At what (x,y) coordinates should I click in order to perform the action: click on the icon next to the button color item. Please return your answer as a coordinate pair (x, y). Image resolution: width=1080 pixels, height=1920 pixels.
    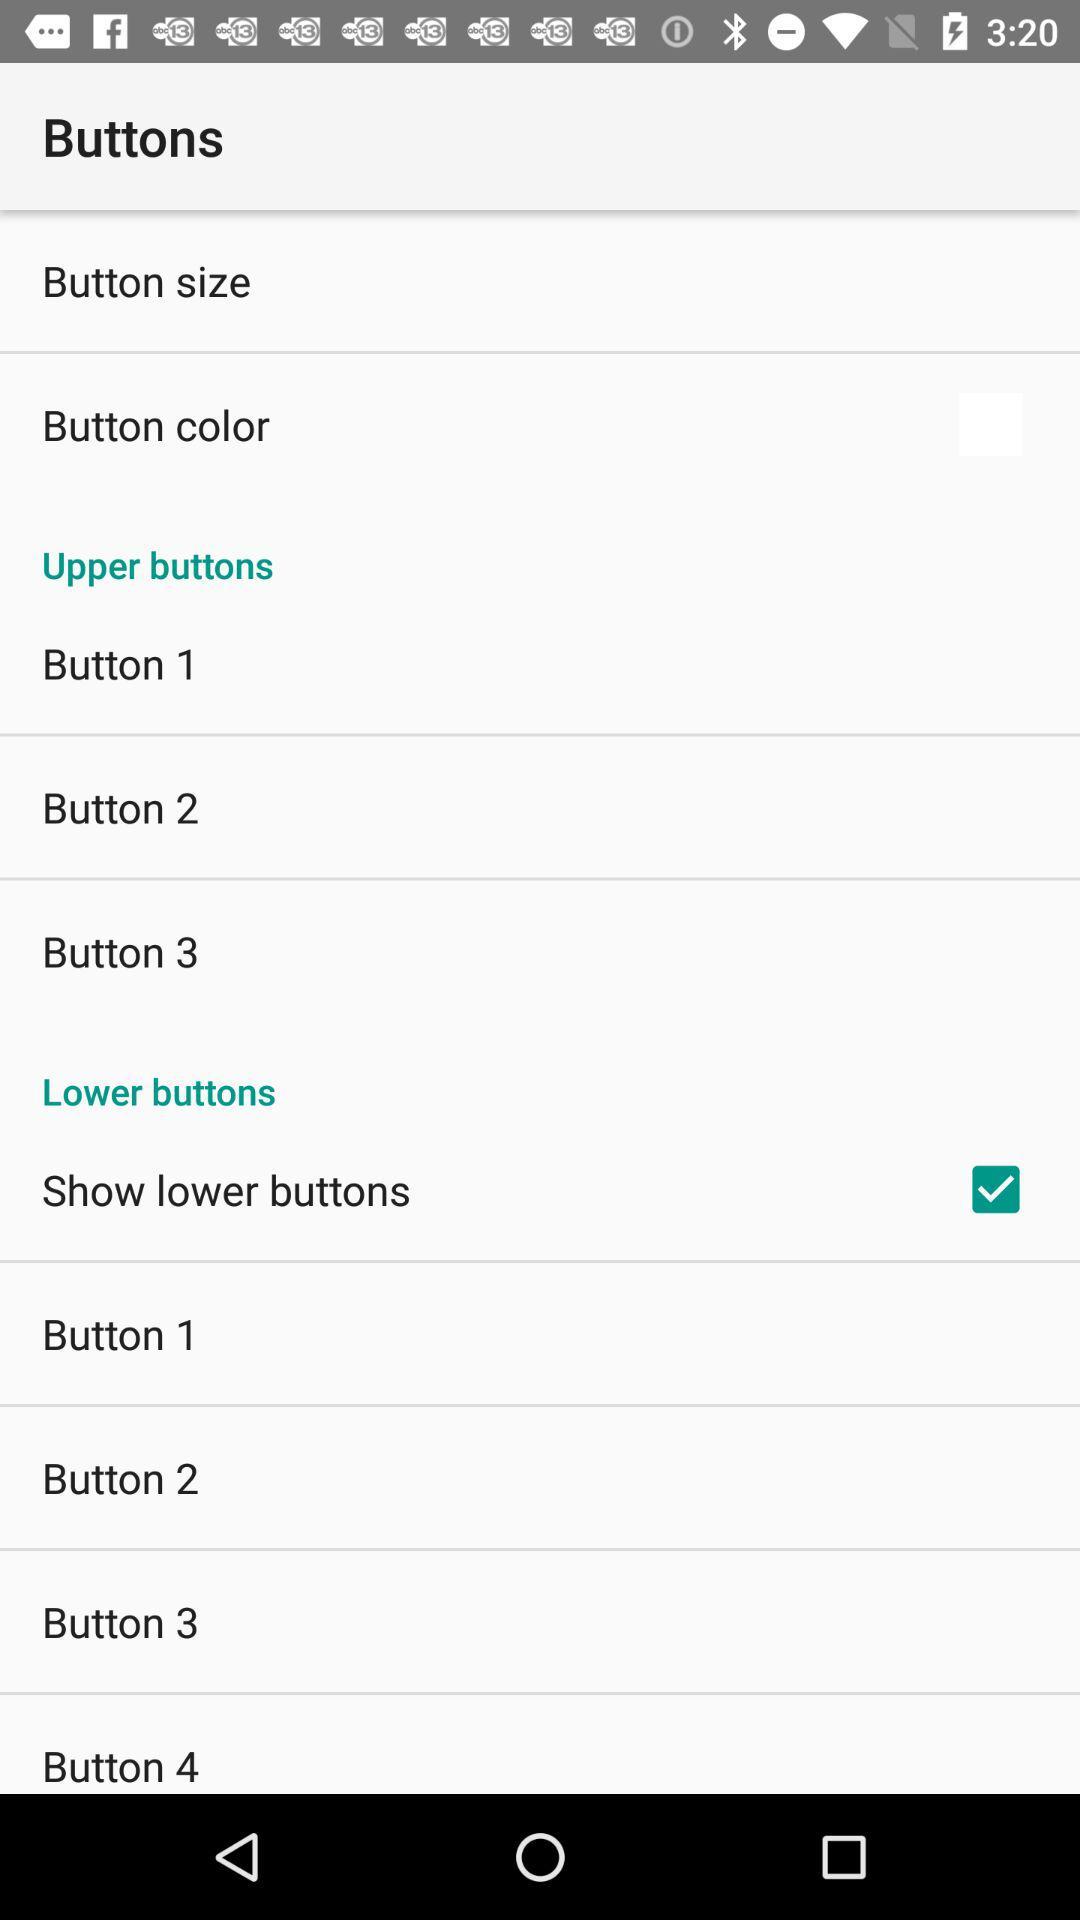
    Looking at the image, I should click on (990, 423).